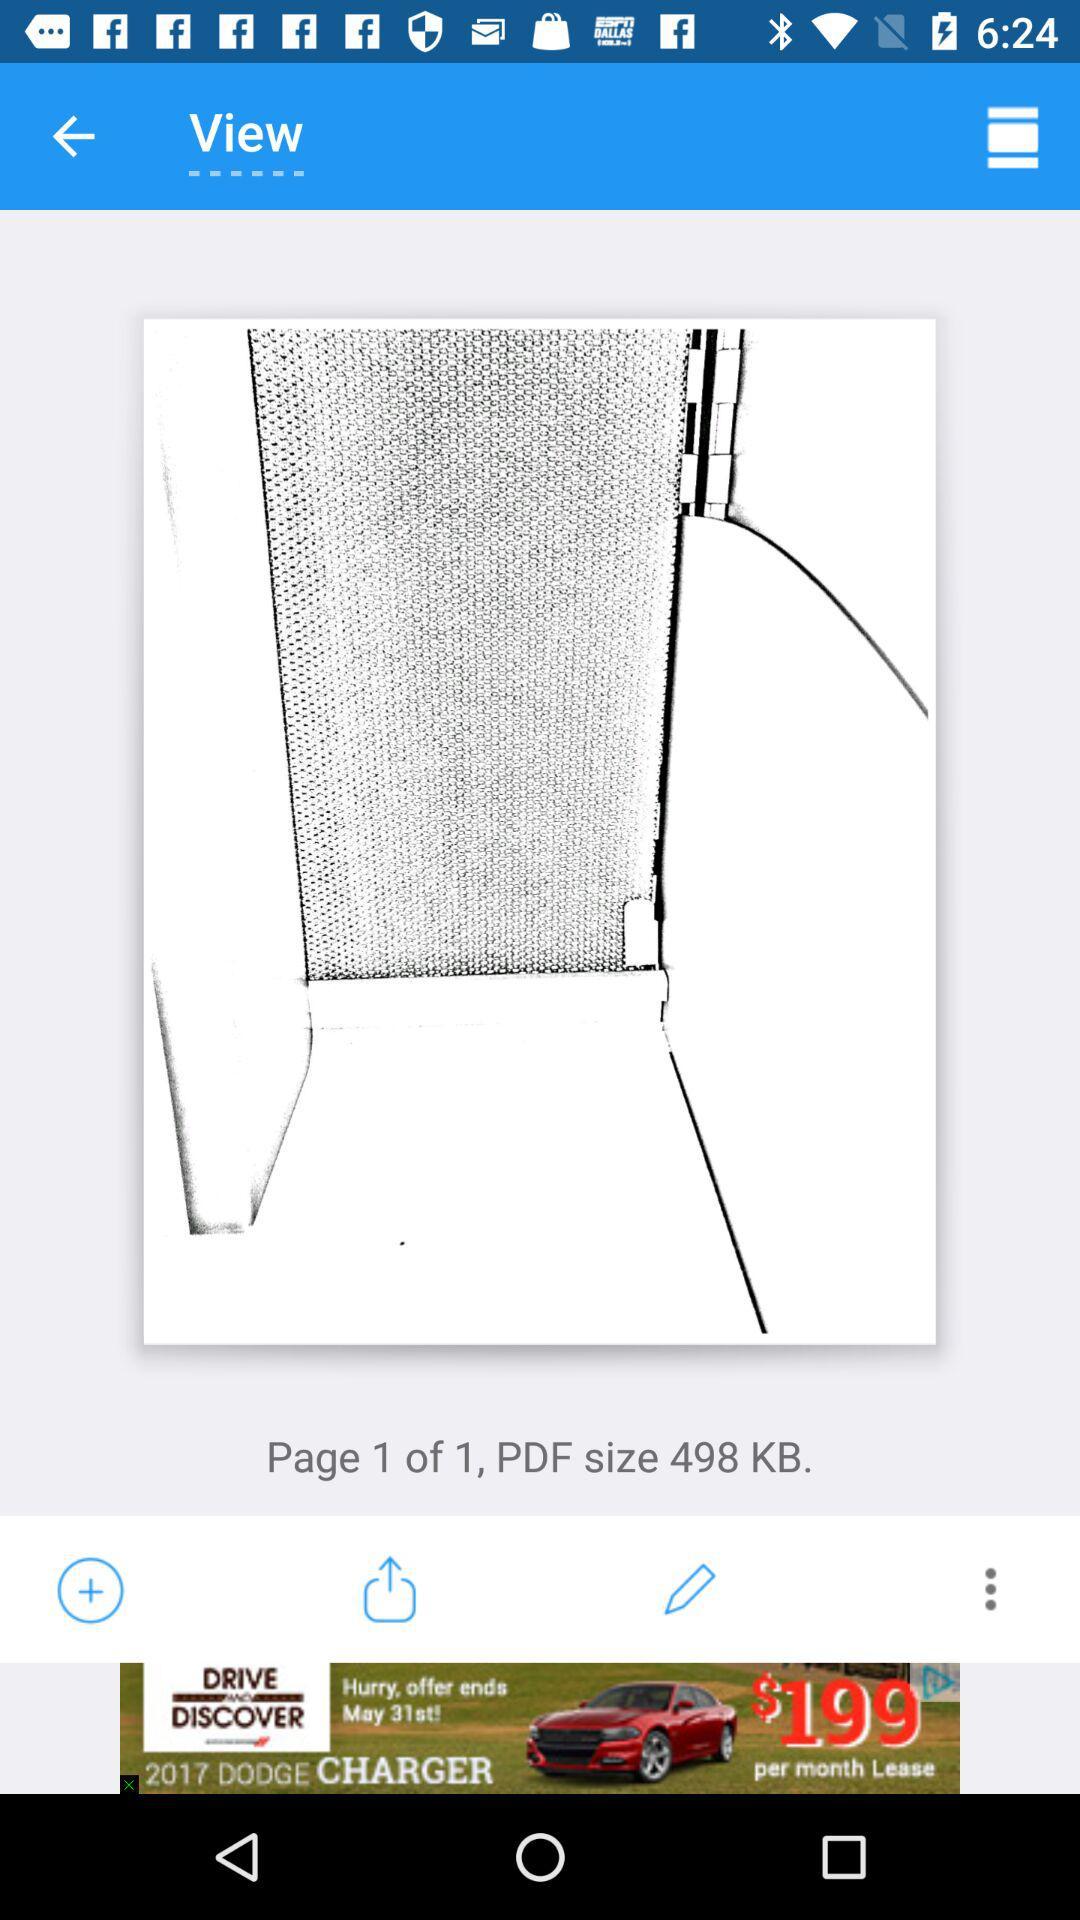 Image resolution: width=1080 pixels, height=1920 pixels. Describe the element at coordinates (689, 1588) in the screenshot. I see `the edit icon` at that location.